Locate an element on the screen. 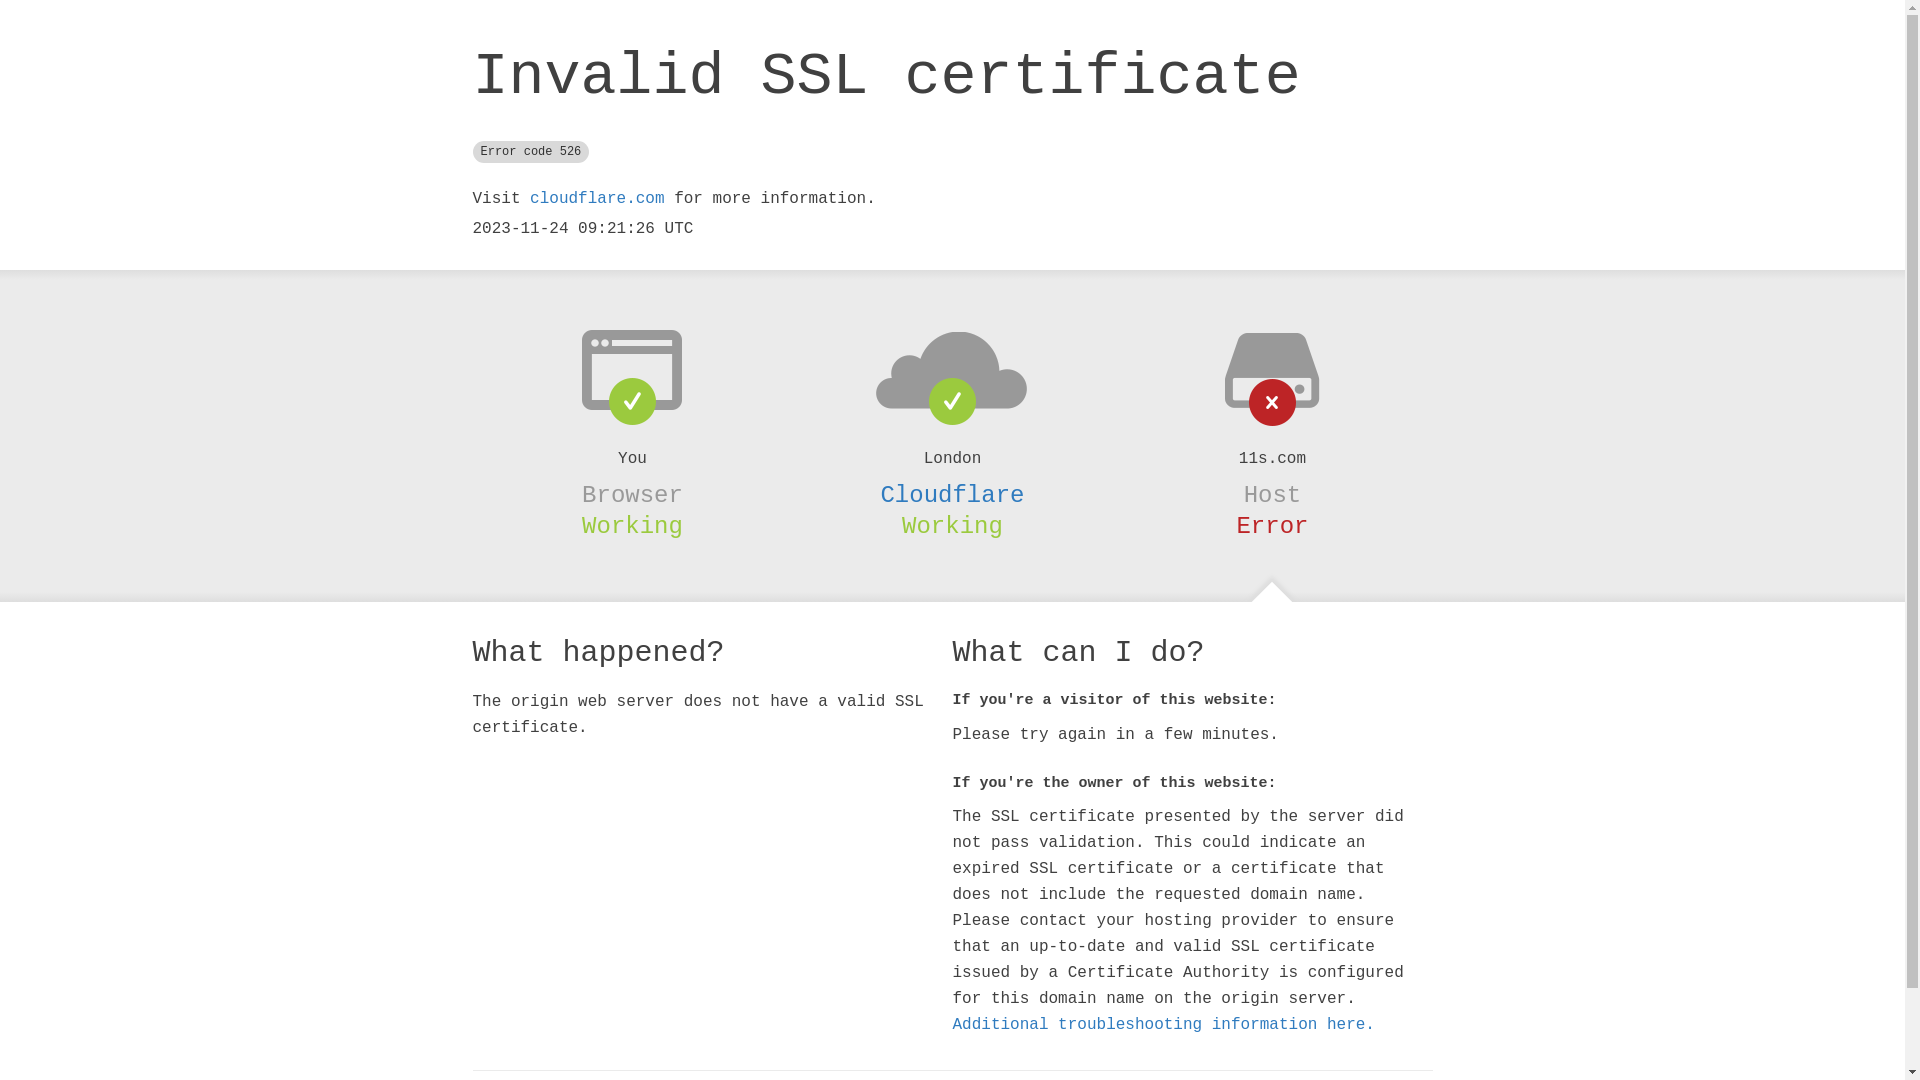 This screenshot has width=1920, height=1080. 'Cloudflare' is located at coordinates (879, 495).